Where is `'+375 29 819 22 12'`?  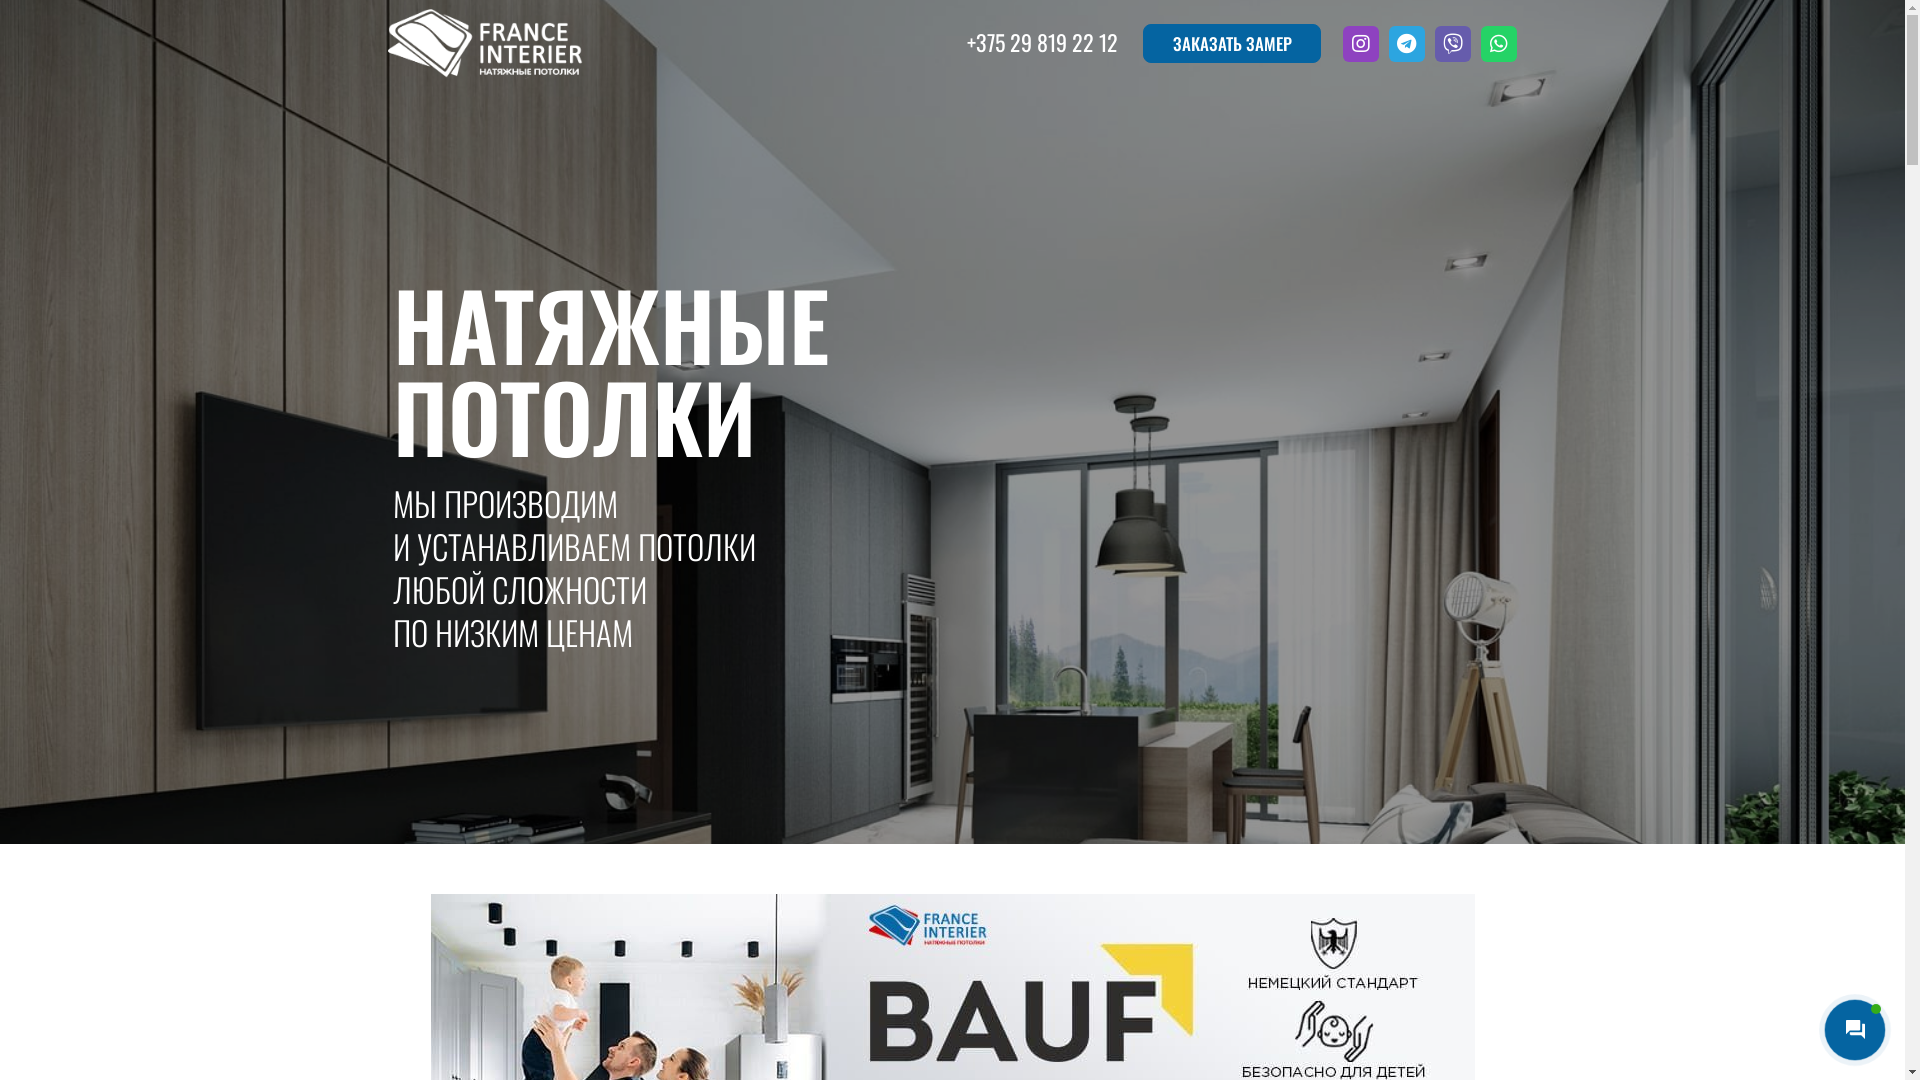
'+375 29 819 22 12' is located at coordinates (1041, 42).